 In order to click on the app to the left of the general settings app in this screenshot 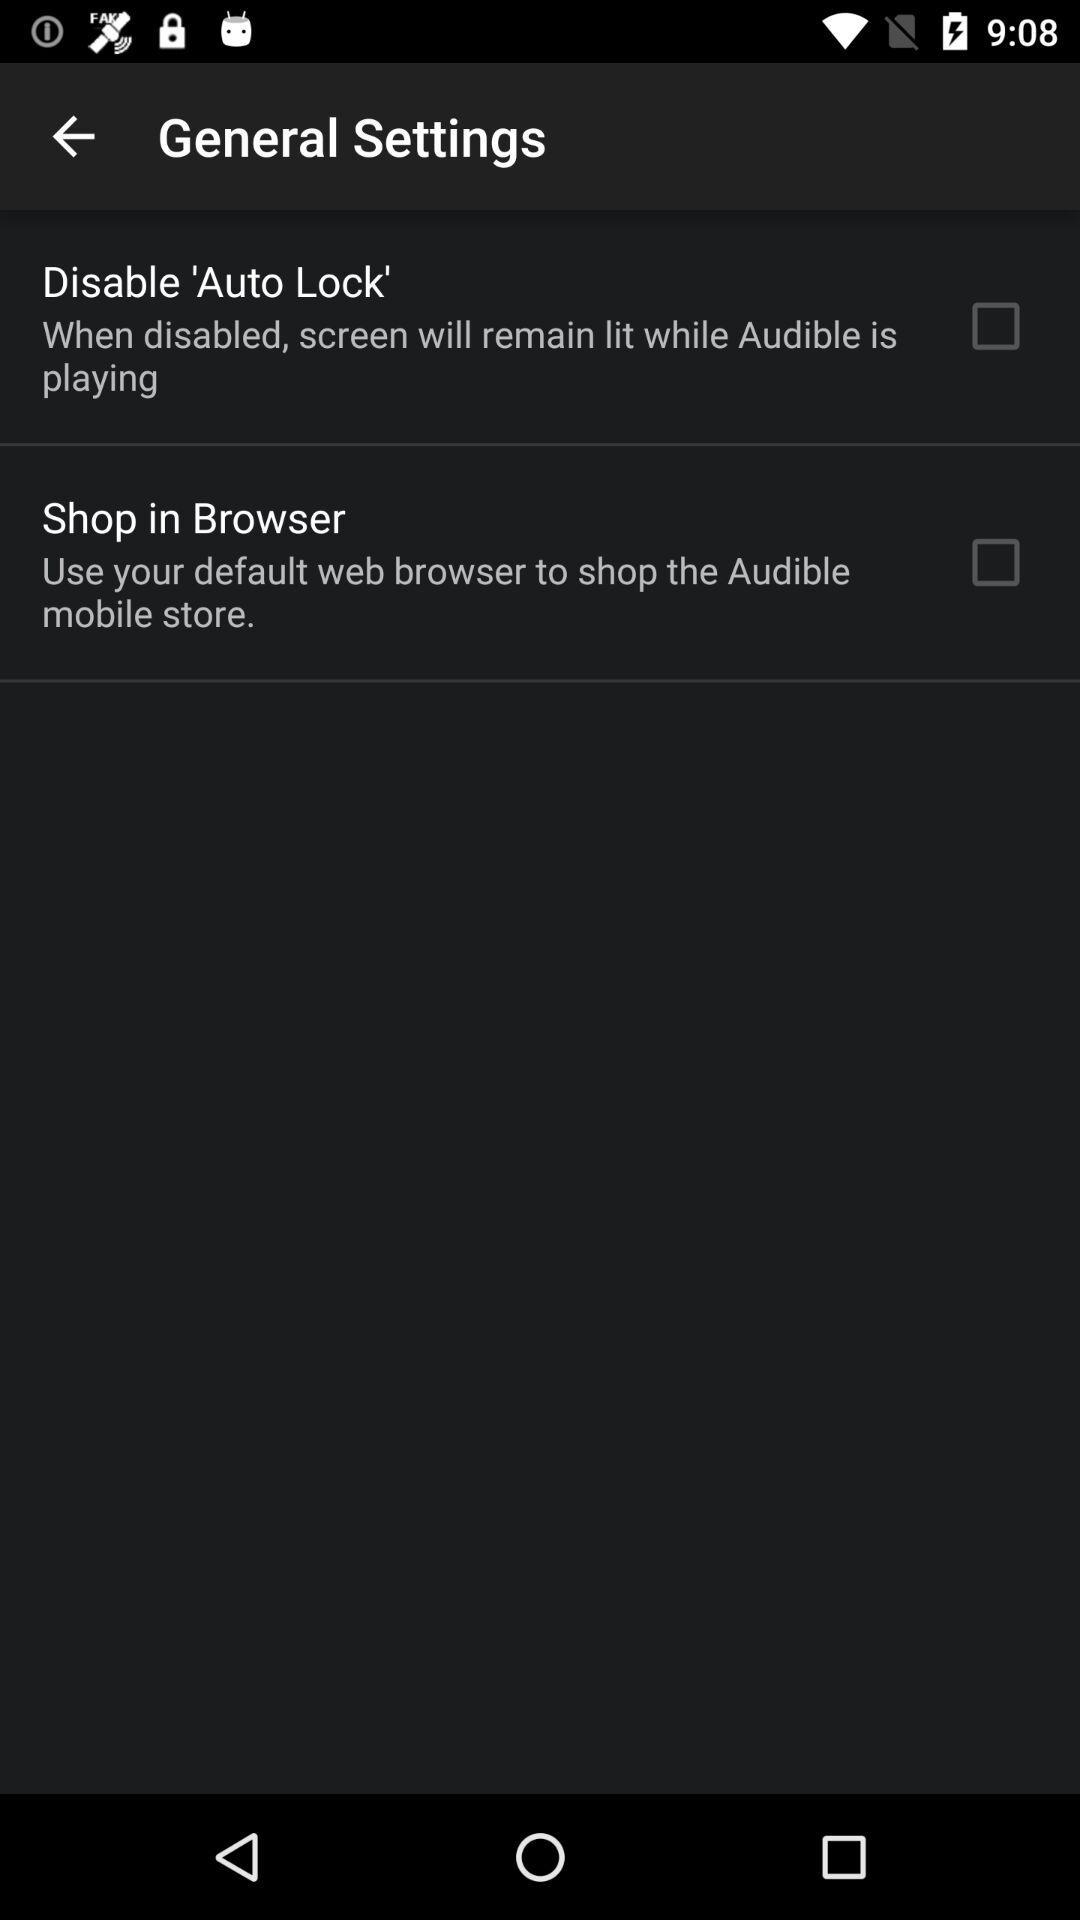, I will do `click(72, 135)`.